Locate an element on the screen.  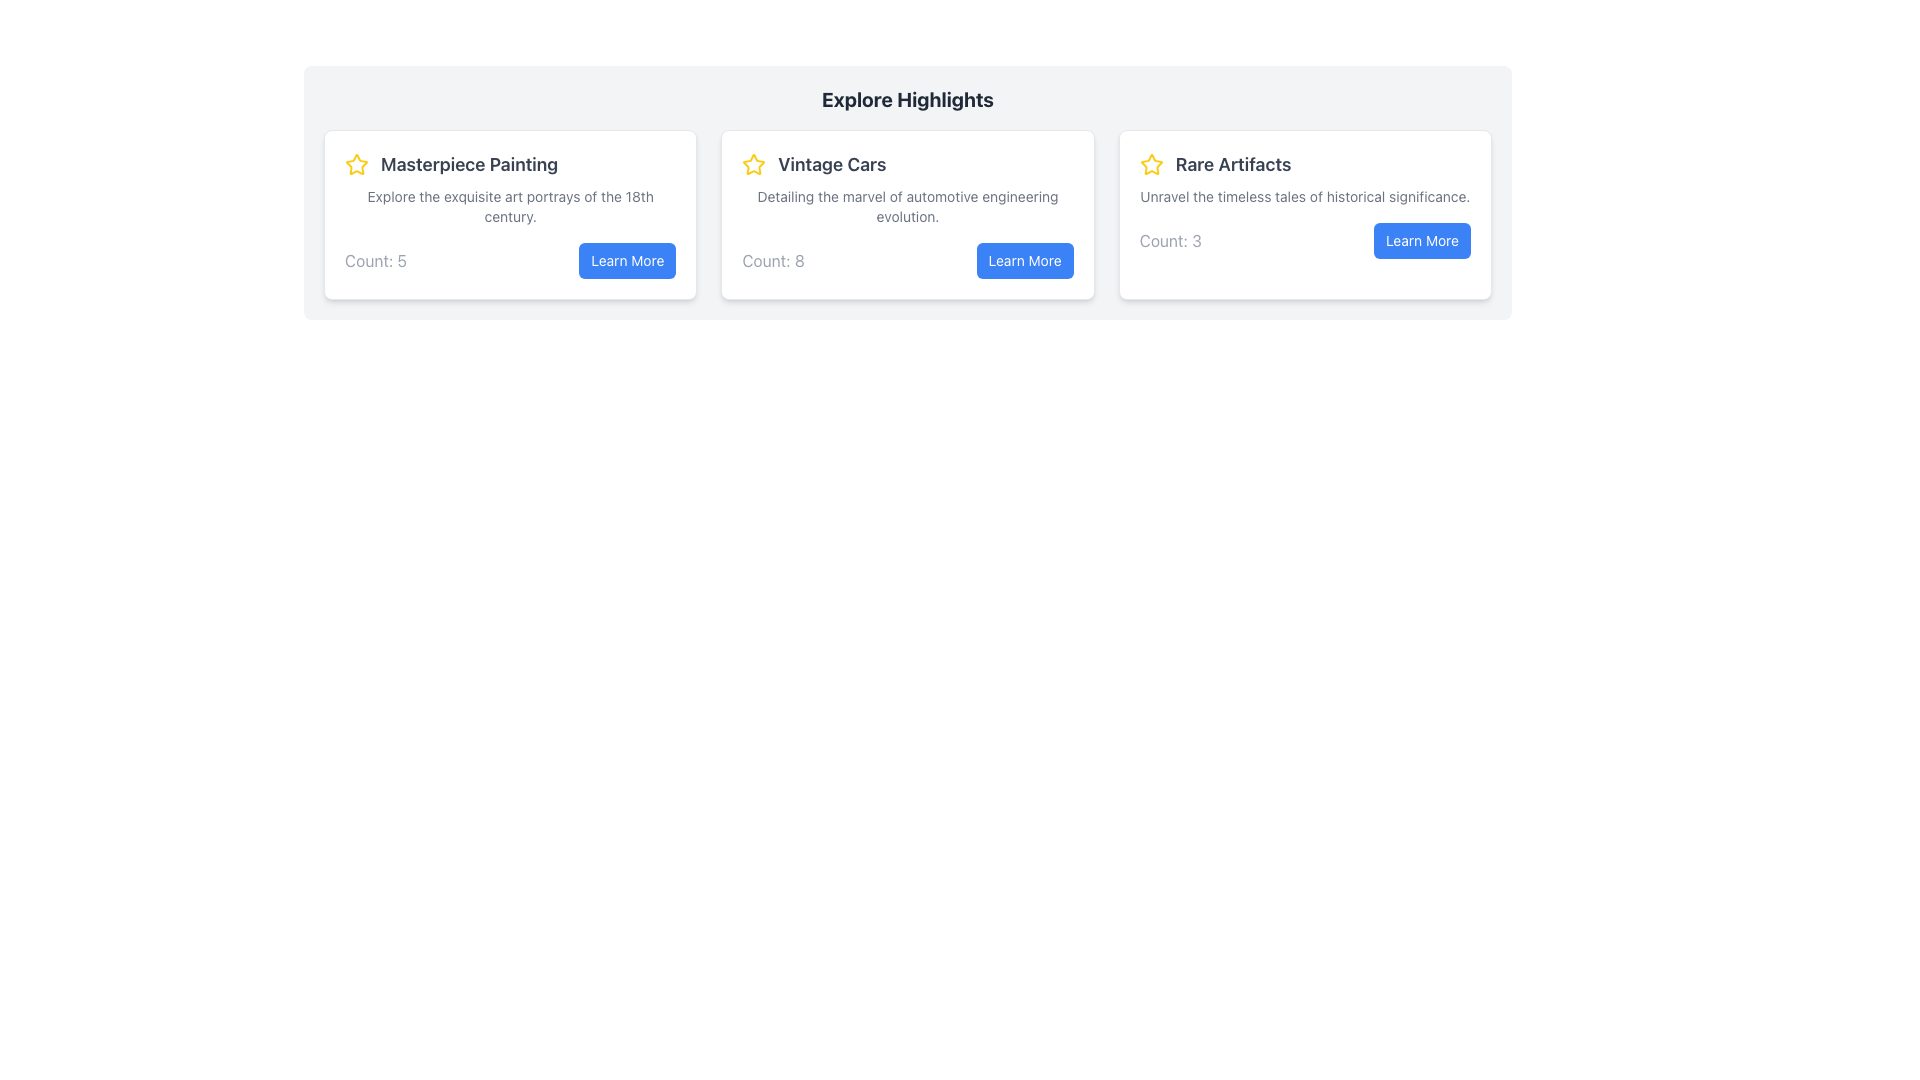
the yellow star icon representing the rating or favorite feature located to the left of the text 'Masterpiece Painting' in the first card from the left is located at coordinates (356, 164).